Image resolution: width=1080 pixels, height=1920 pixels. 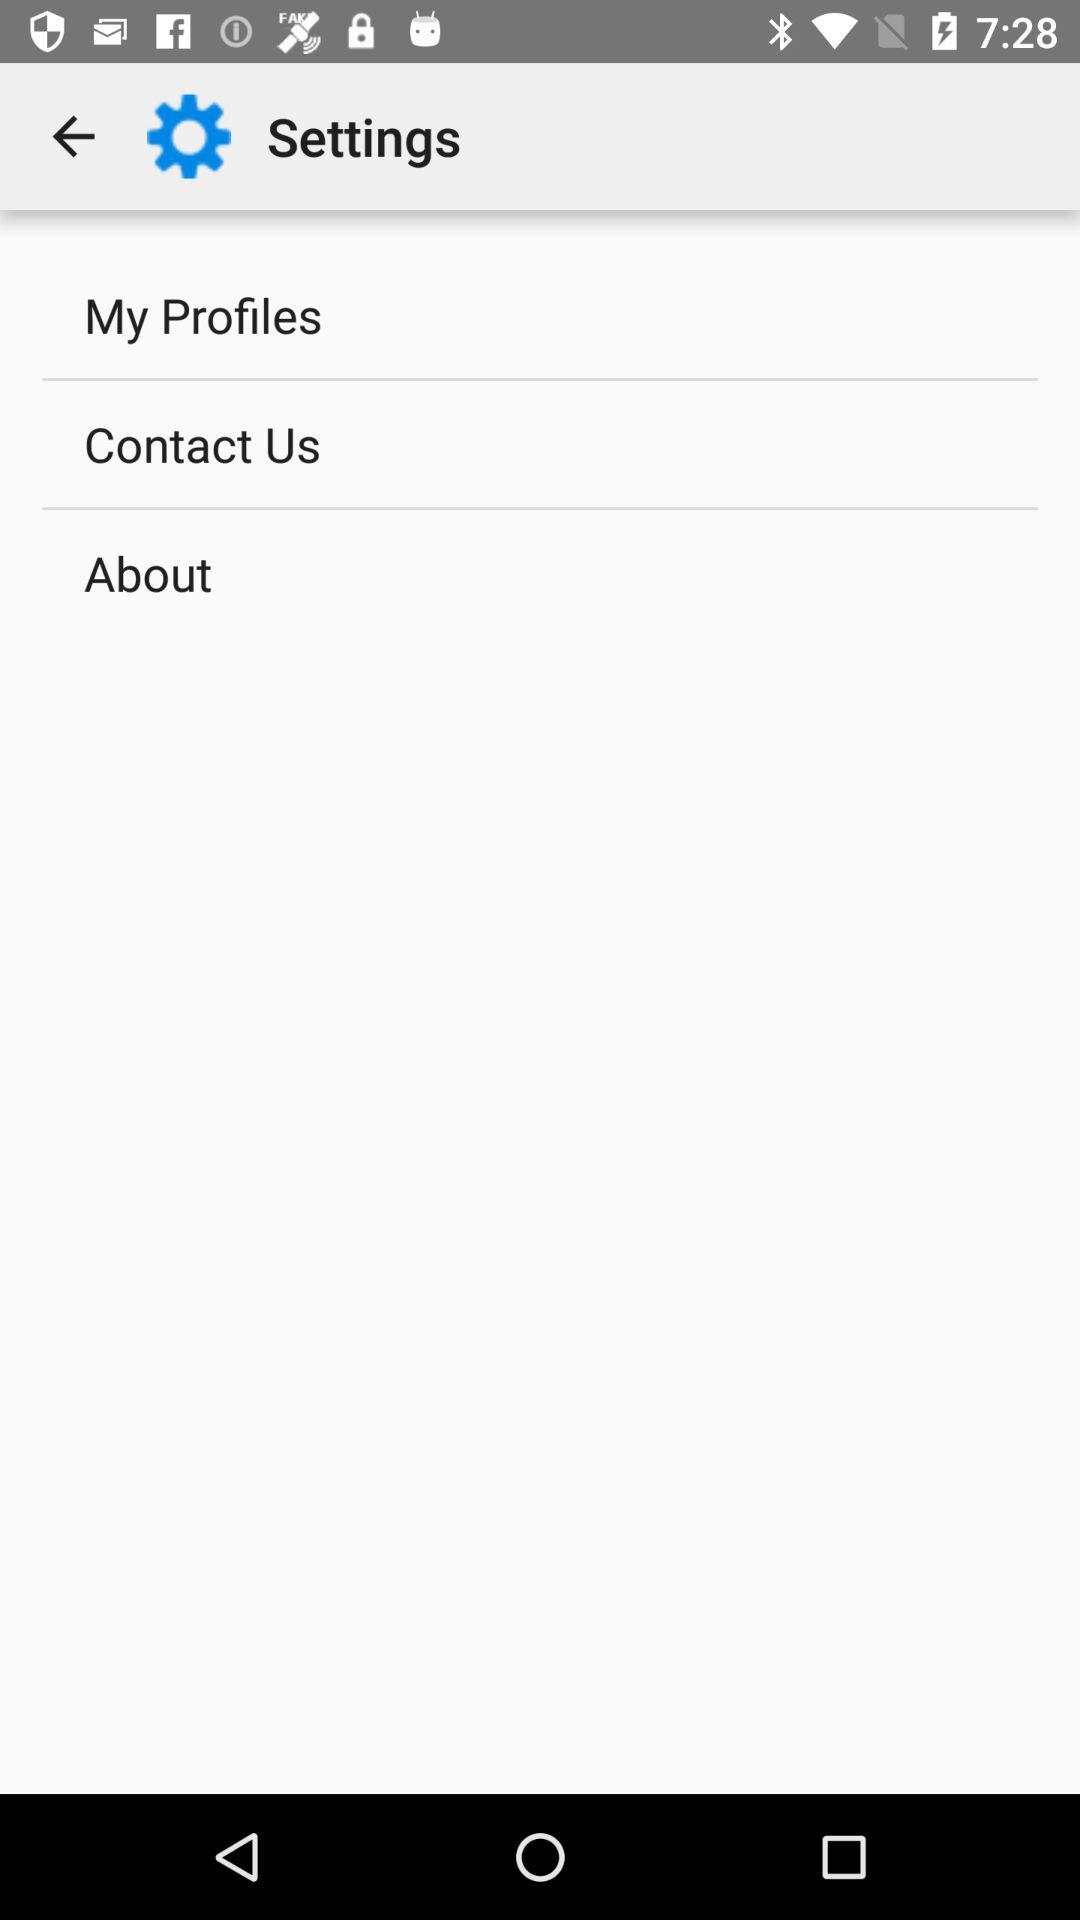 I want to click on icon above my profiles icon, so click(x=72, y=135).